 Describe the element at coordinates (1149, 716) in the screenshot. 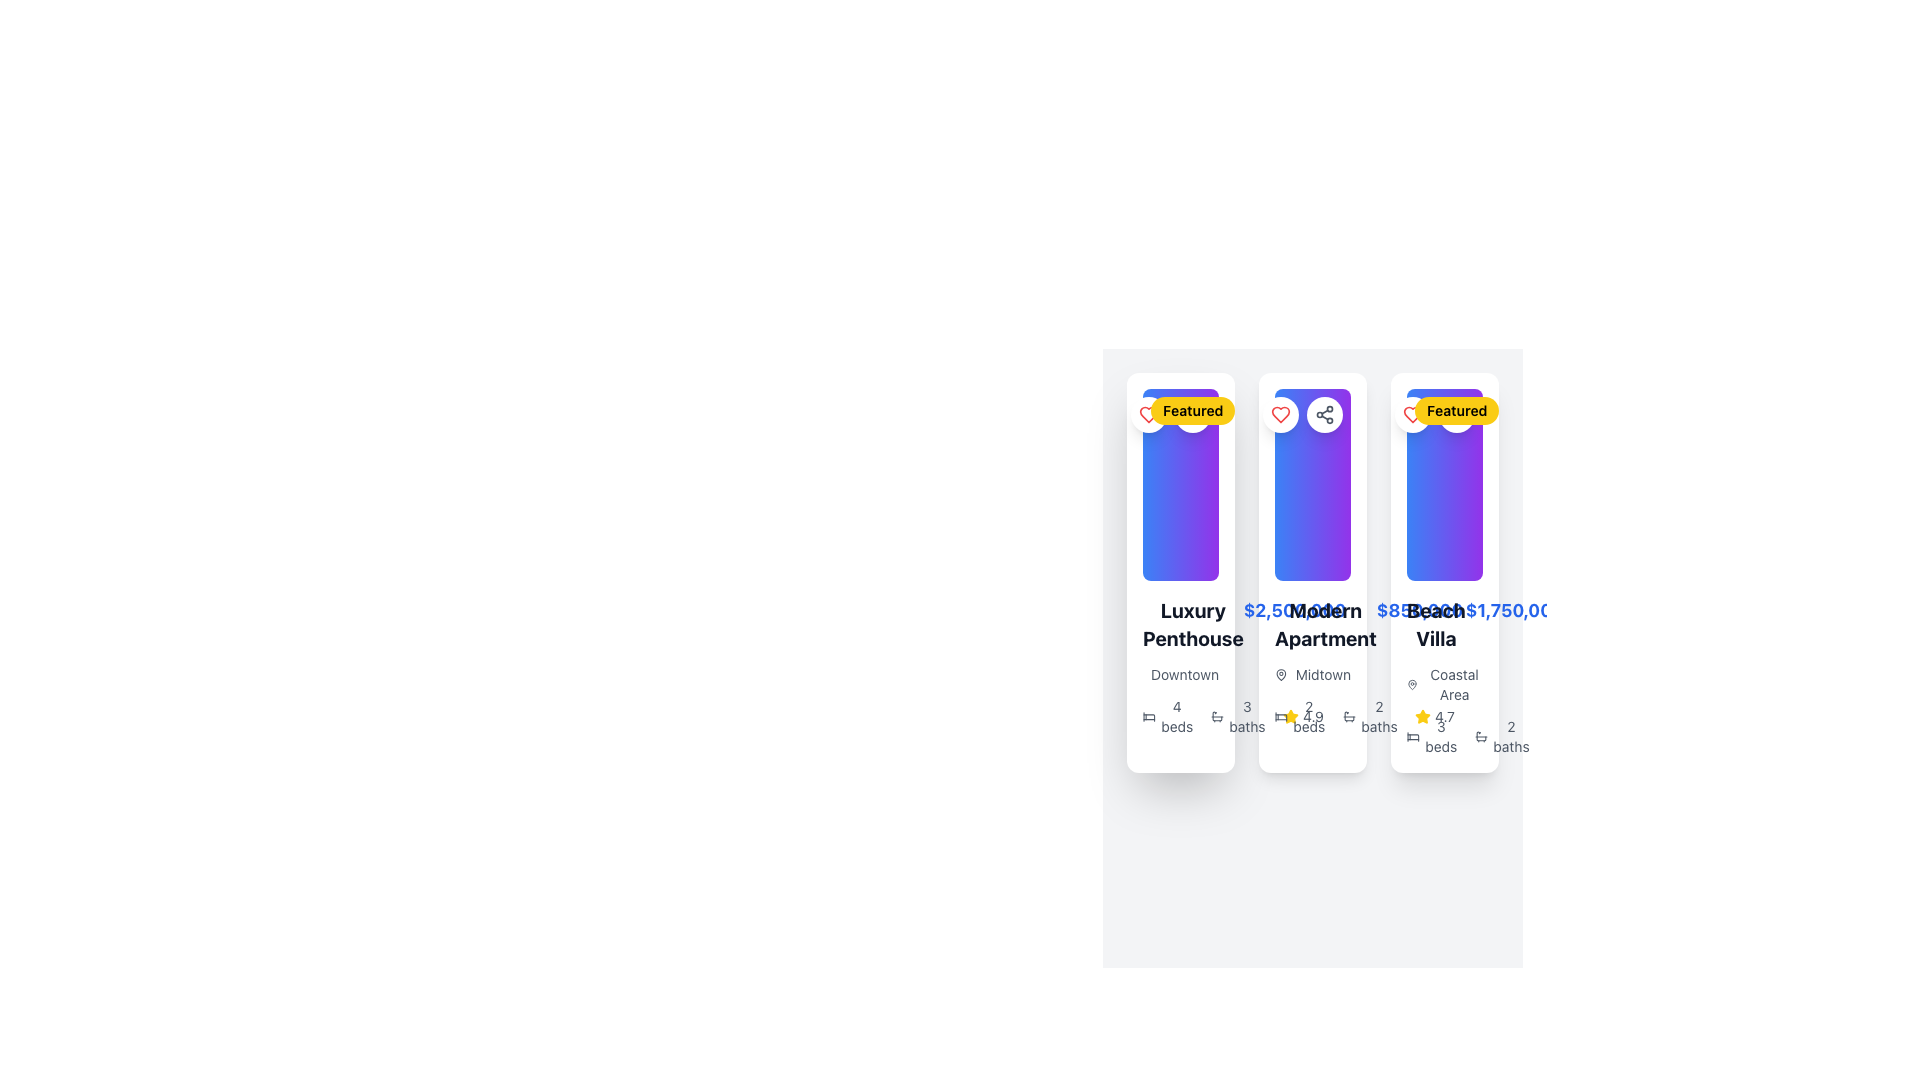

I see `the SVG icon representing a bed, which is located to the left of the '4 beds' label in the property card details section` at that location.